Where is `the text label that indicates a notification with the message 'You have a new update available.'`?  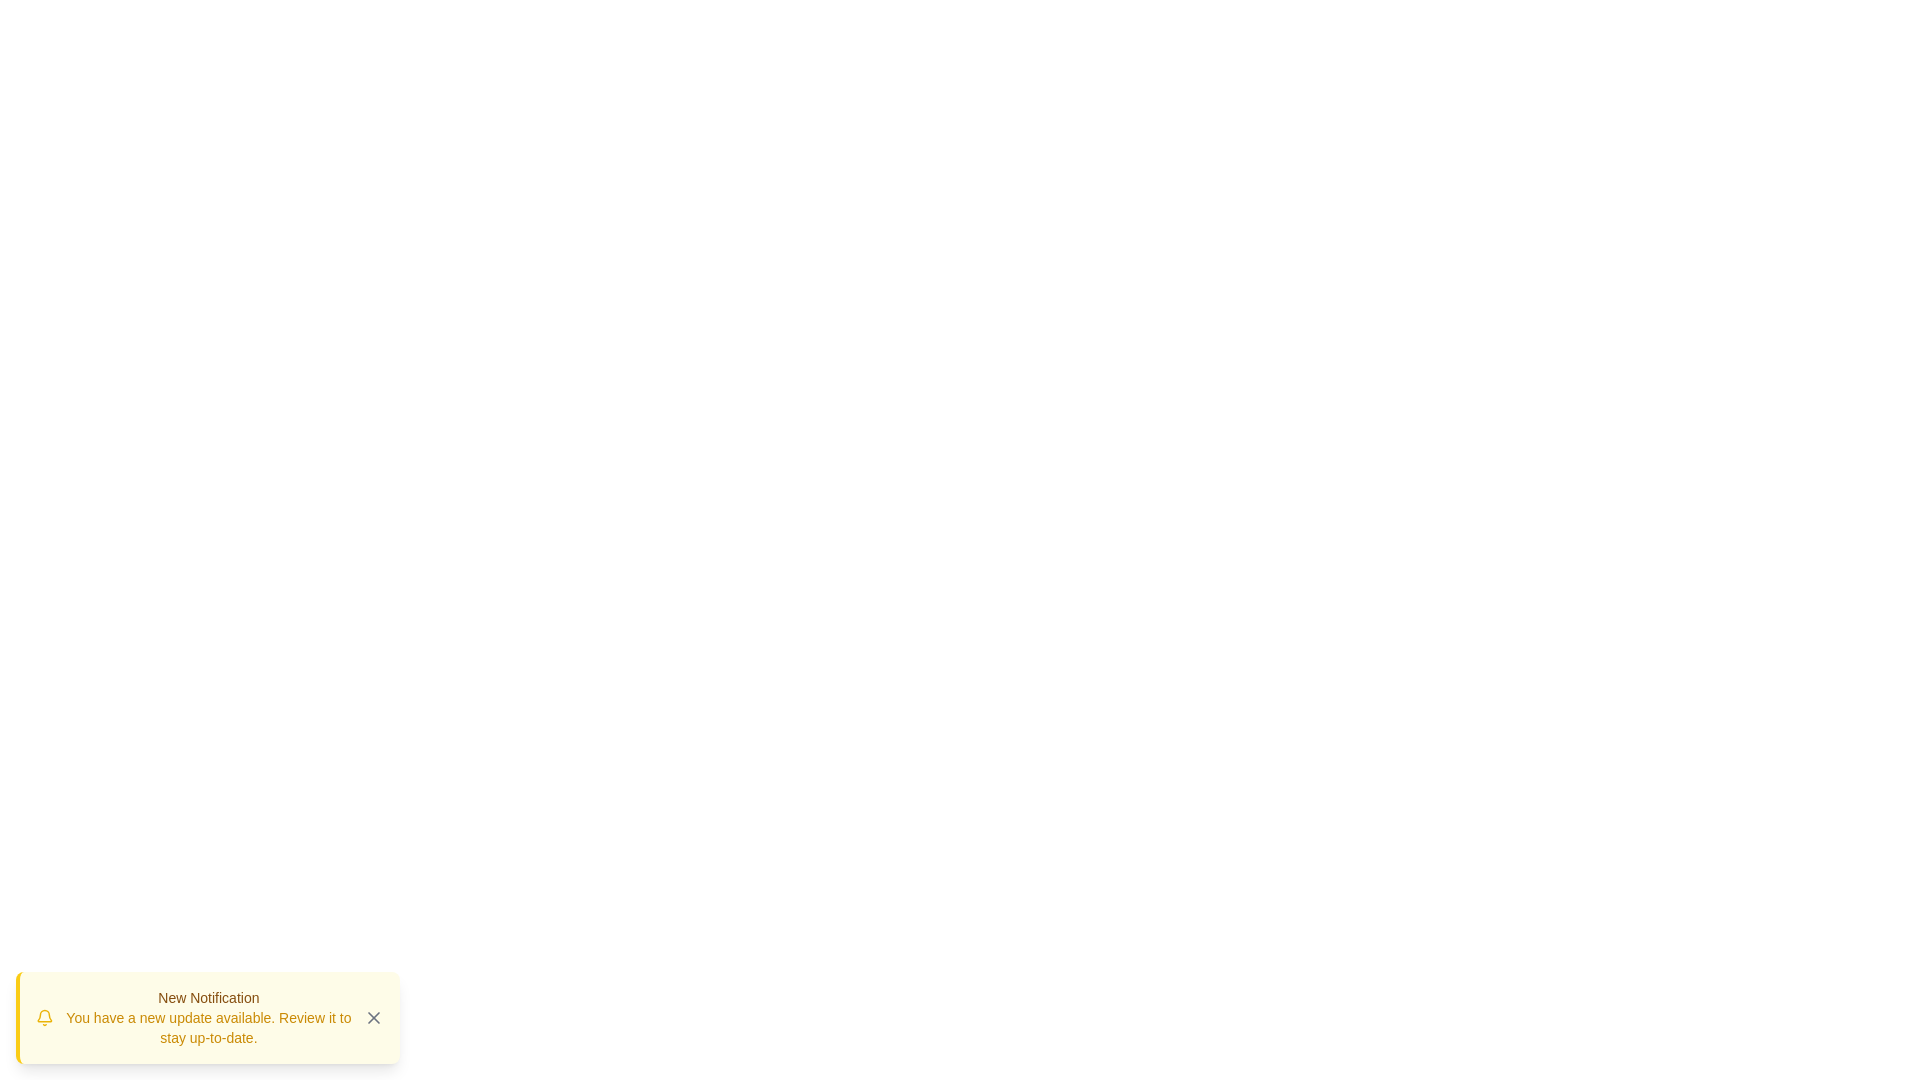 the text label that indicates a notification with the message 'You have a new update available.' is located at coordinates (208, 1028).